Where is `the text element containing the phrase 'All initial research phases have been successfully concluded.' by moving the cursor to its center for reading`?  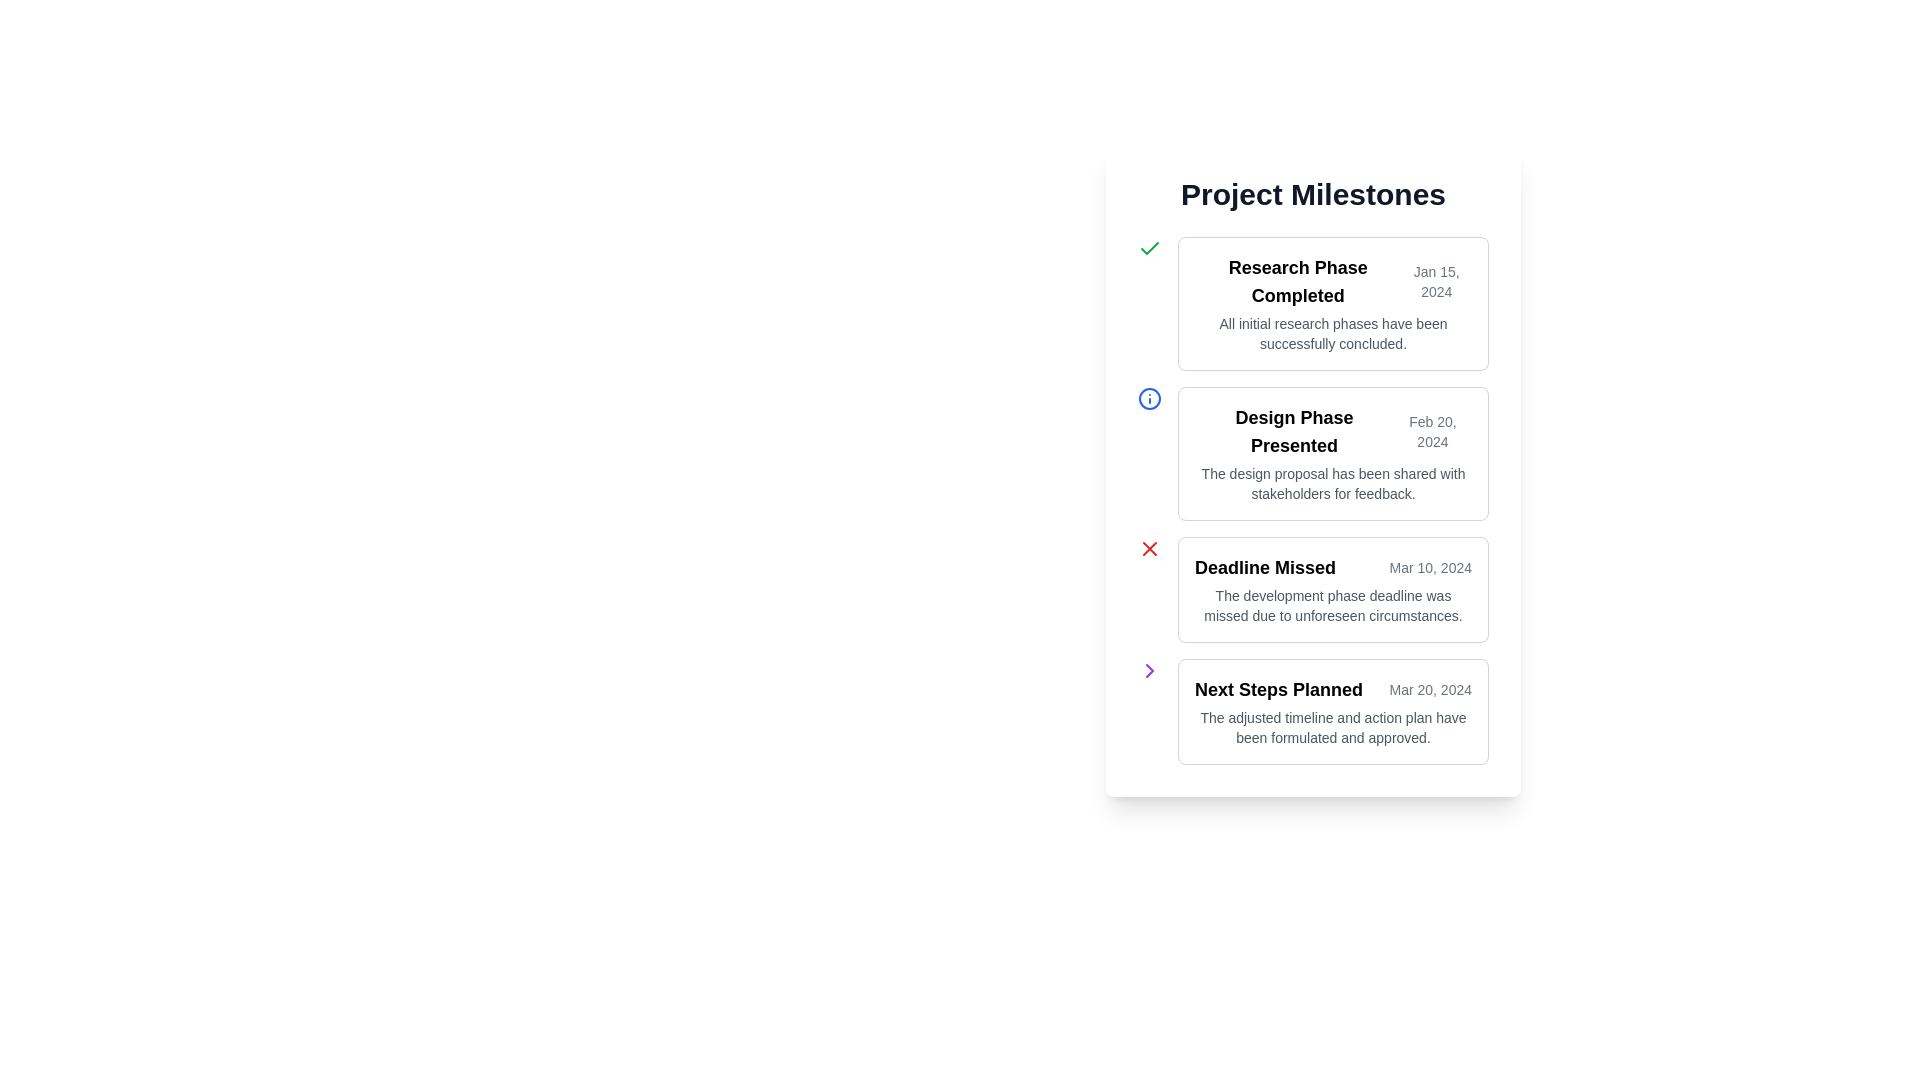 the text element containing the phrase 'All initial research phases have been successfully concluded.' by moving the cursor to its center for reading is located at coordinates (1333, 333).